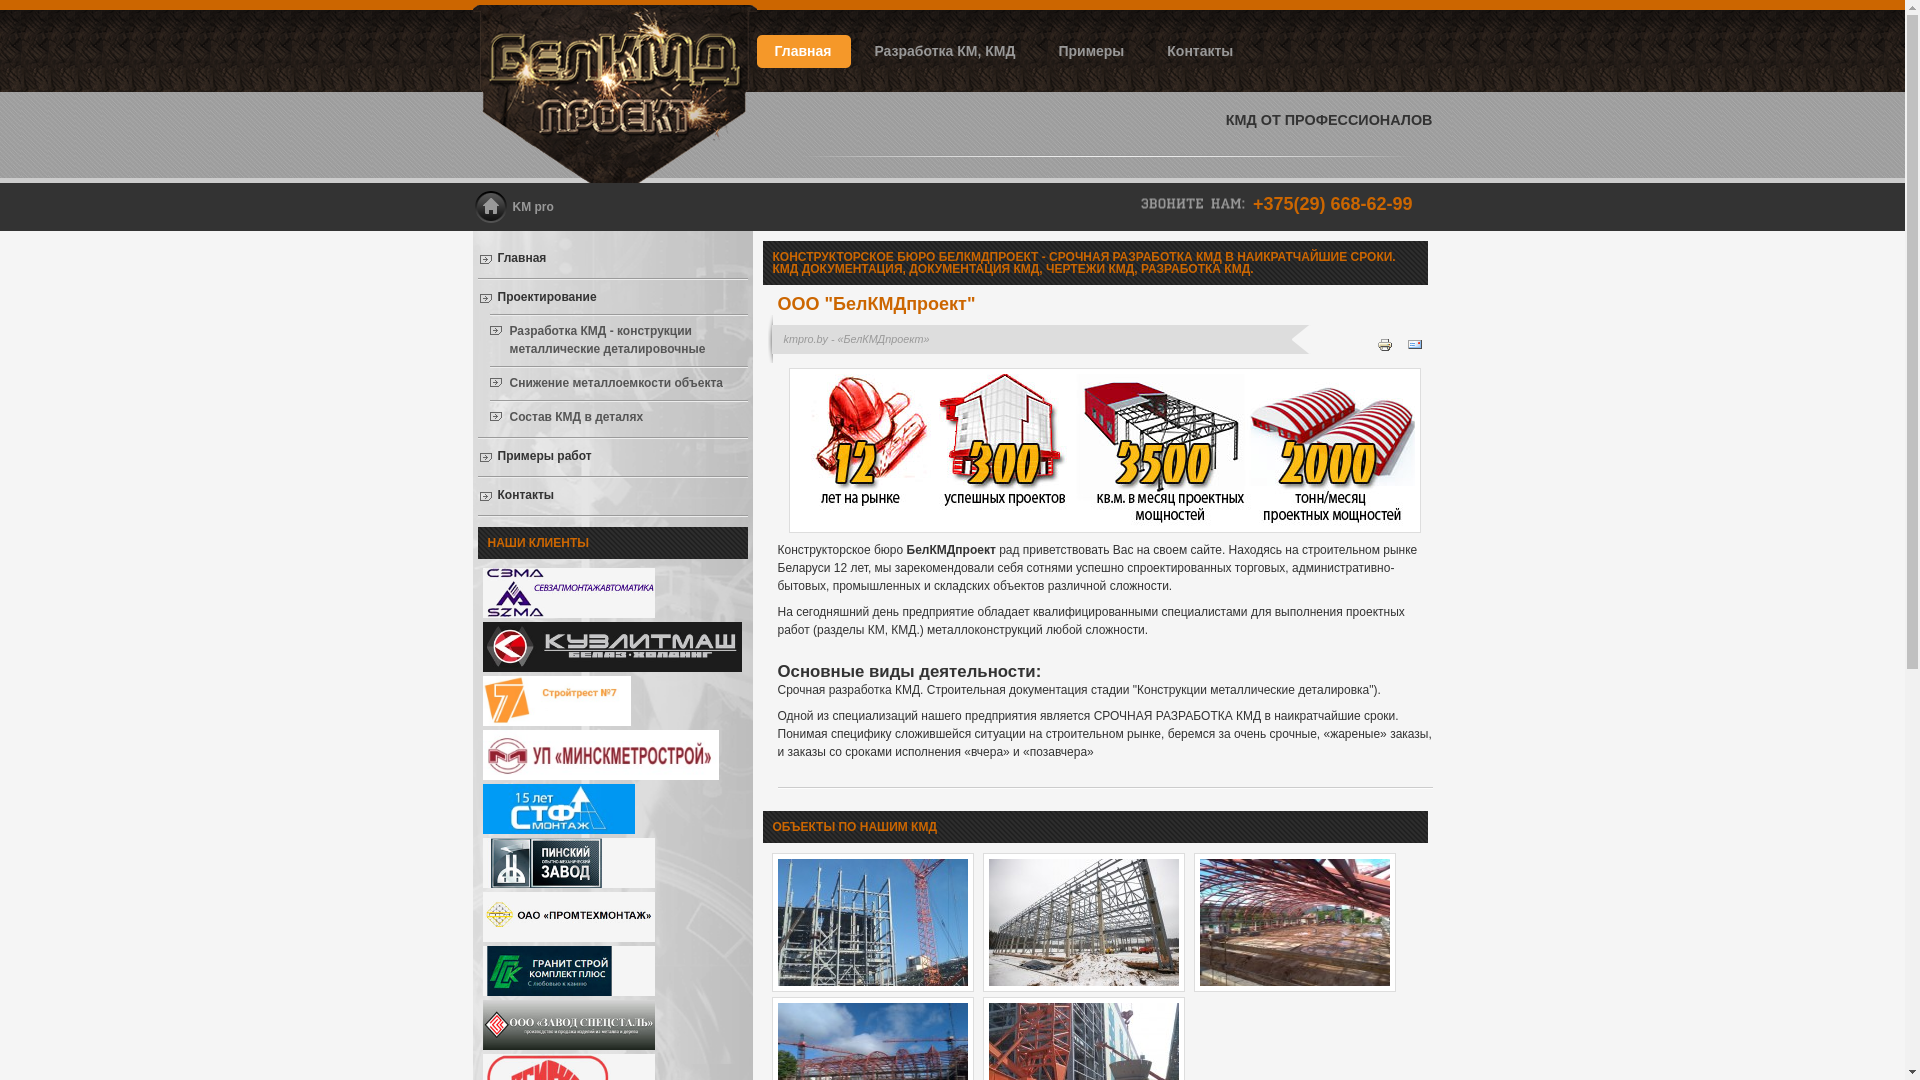  I want to click on 'Print', so click(1376, 347).